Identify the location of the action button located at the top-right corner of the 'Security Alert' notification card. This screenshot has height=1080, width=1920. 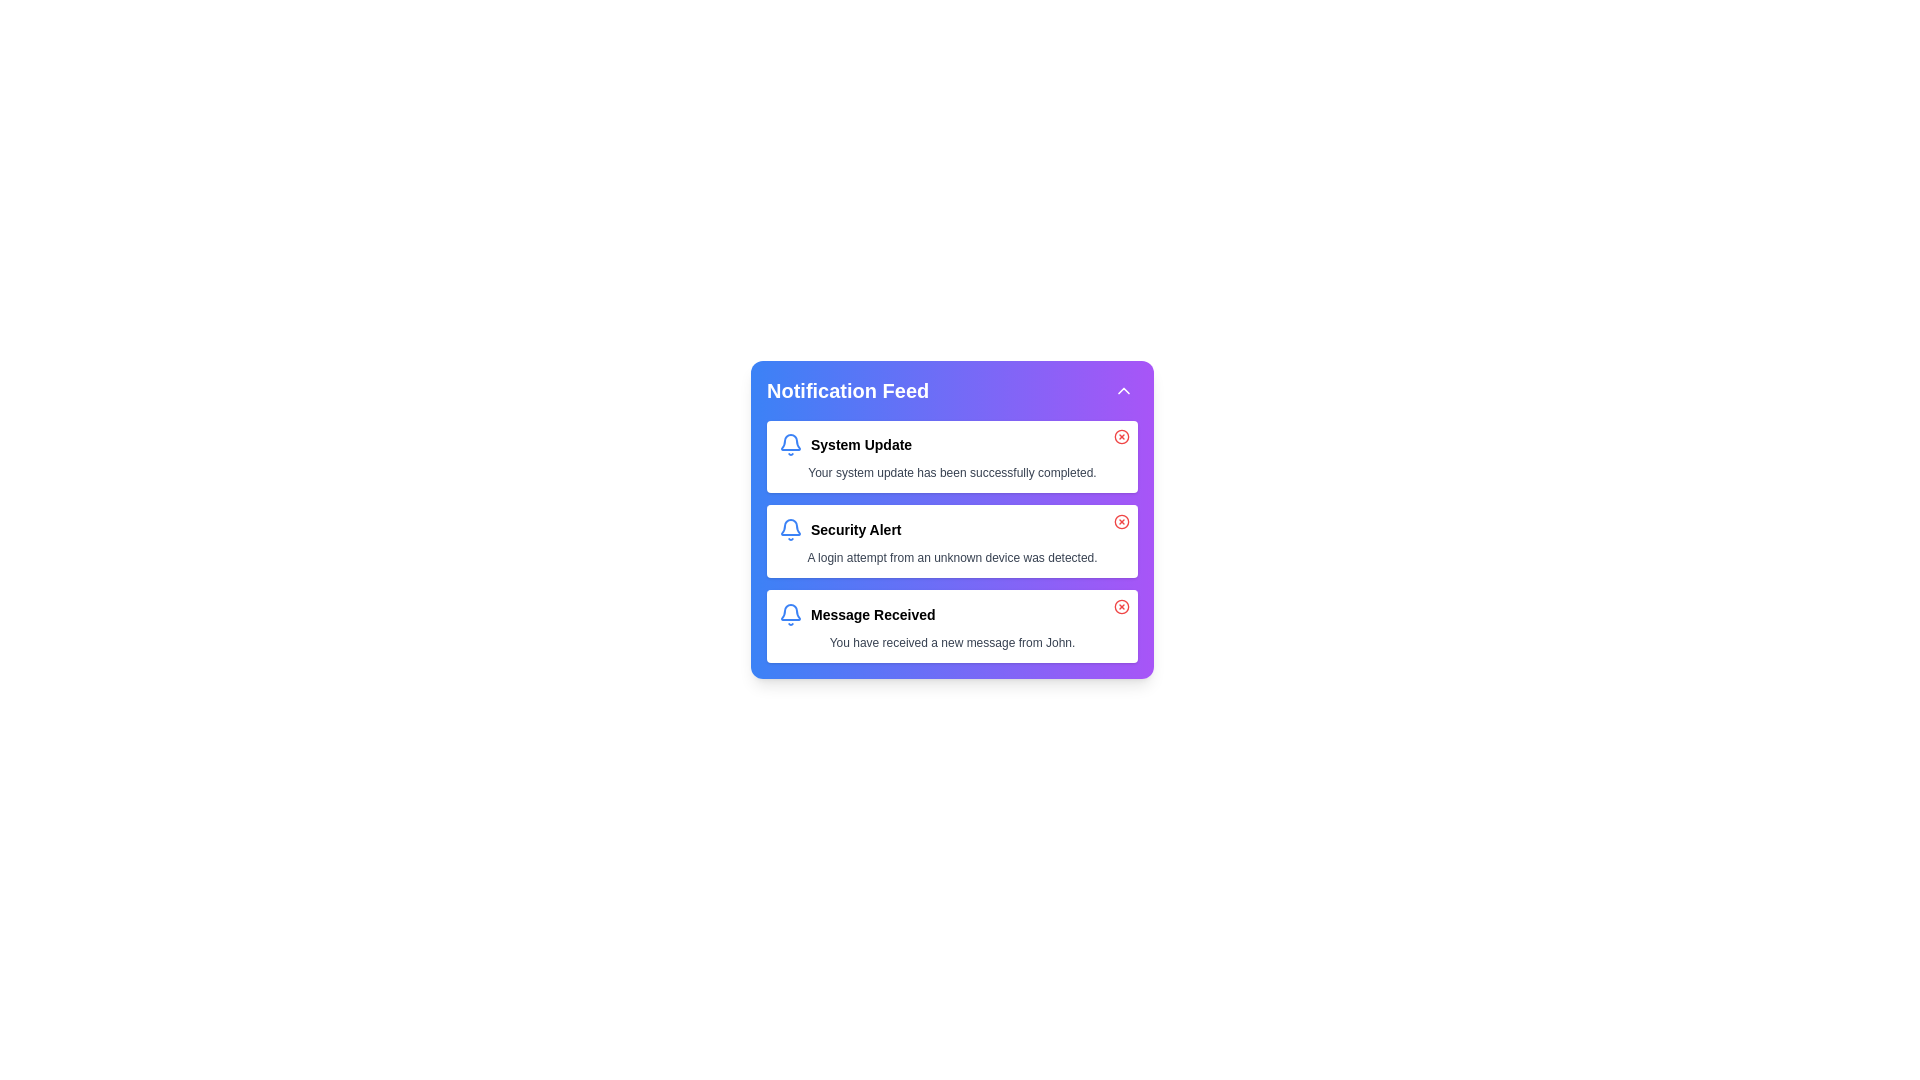
(1122, 520).